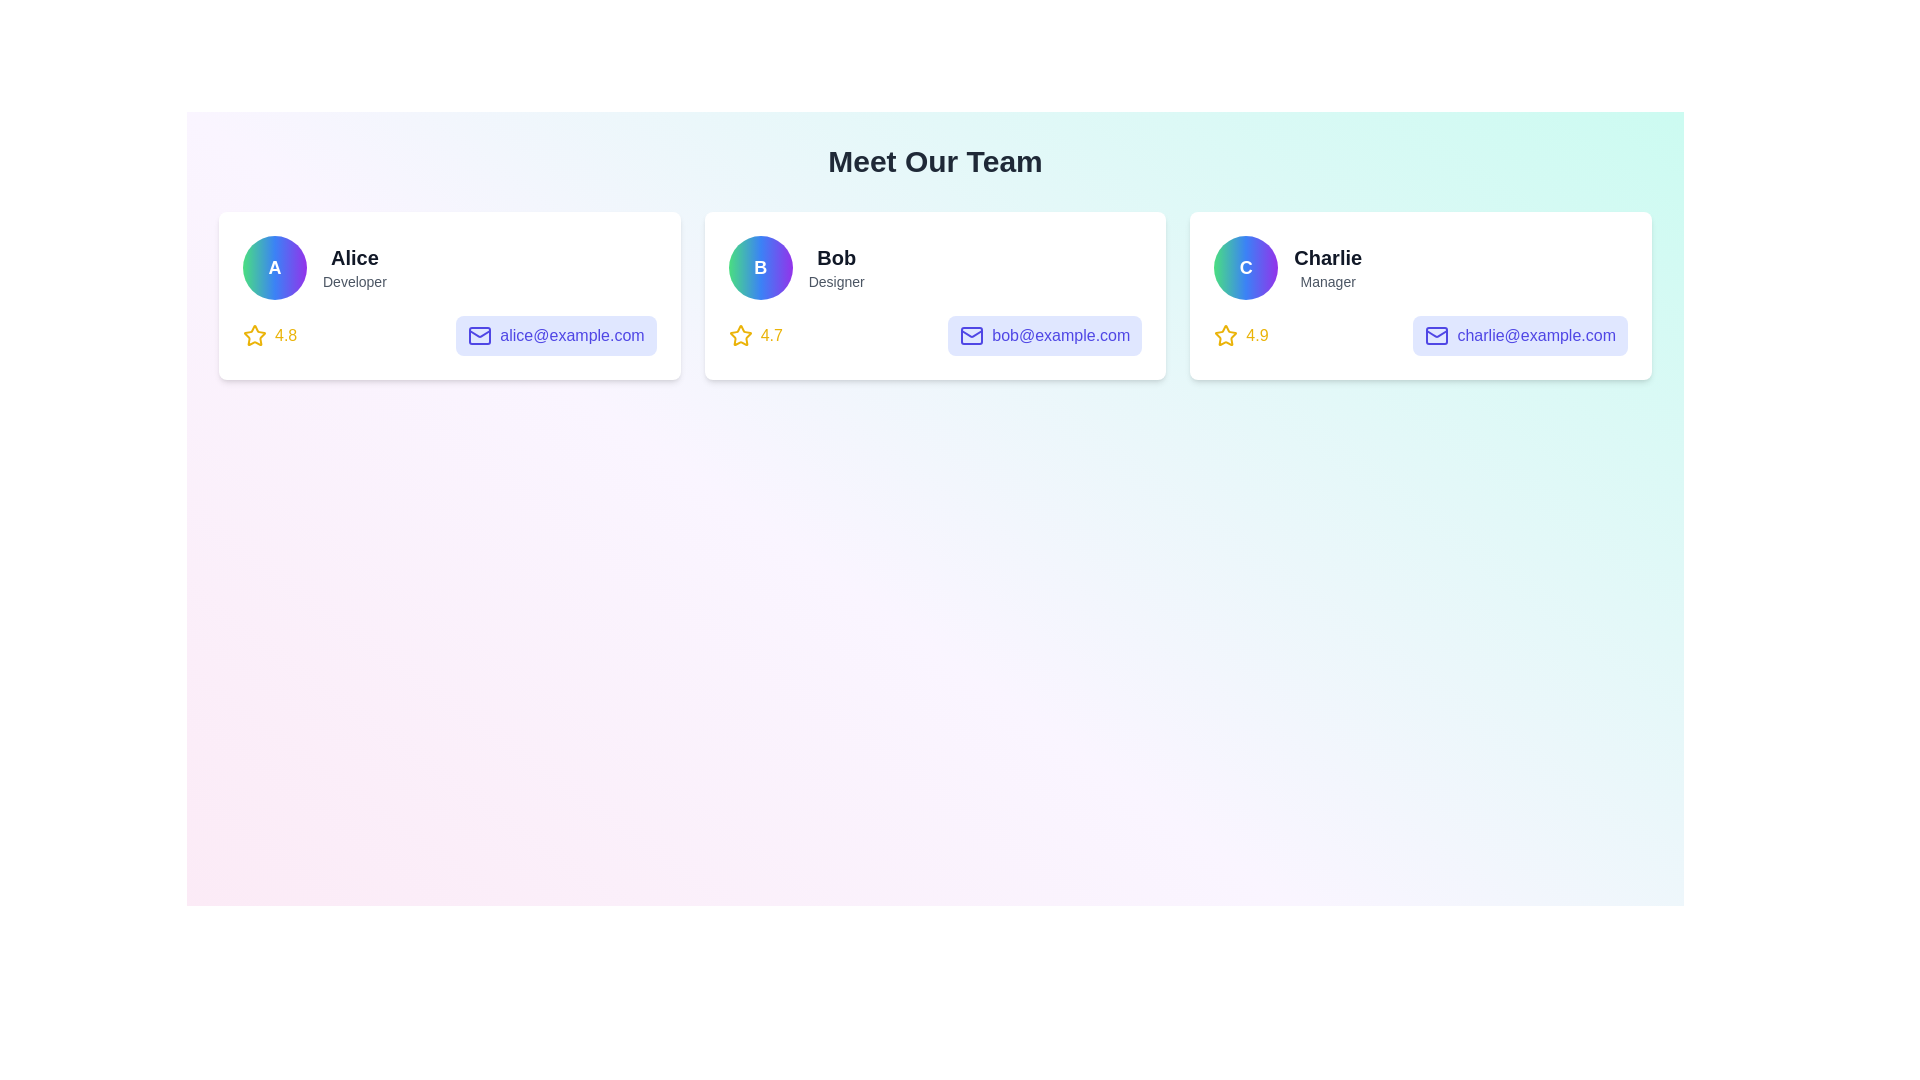  What do you see at coordinates (571, 334) in the screenshot?
I see `the email address text element serving as a contact link for 'Alice, Developer'` at bounding box center [571, 334].